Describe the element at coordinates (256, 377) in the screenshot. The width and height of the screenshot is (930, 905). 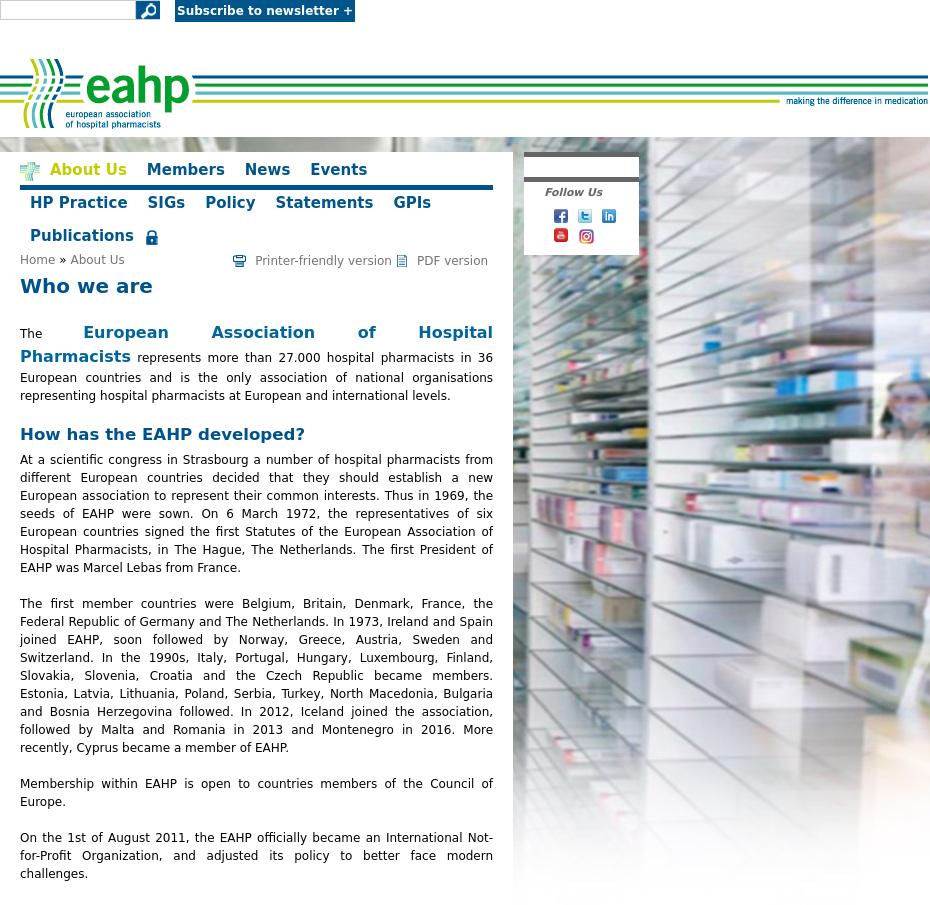
I see `'represents more than 27.000 hospital pharmacists in 36 European countries and is the only association of national organisations representing hospital pharmacists at European and international levels.'` at that location.